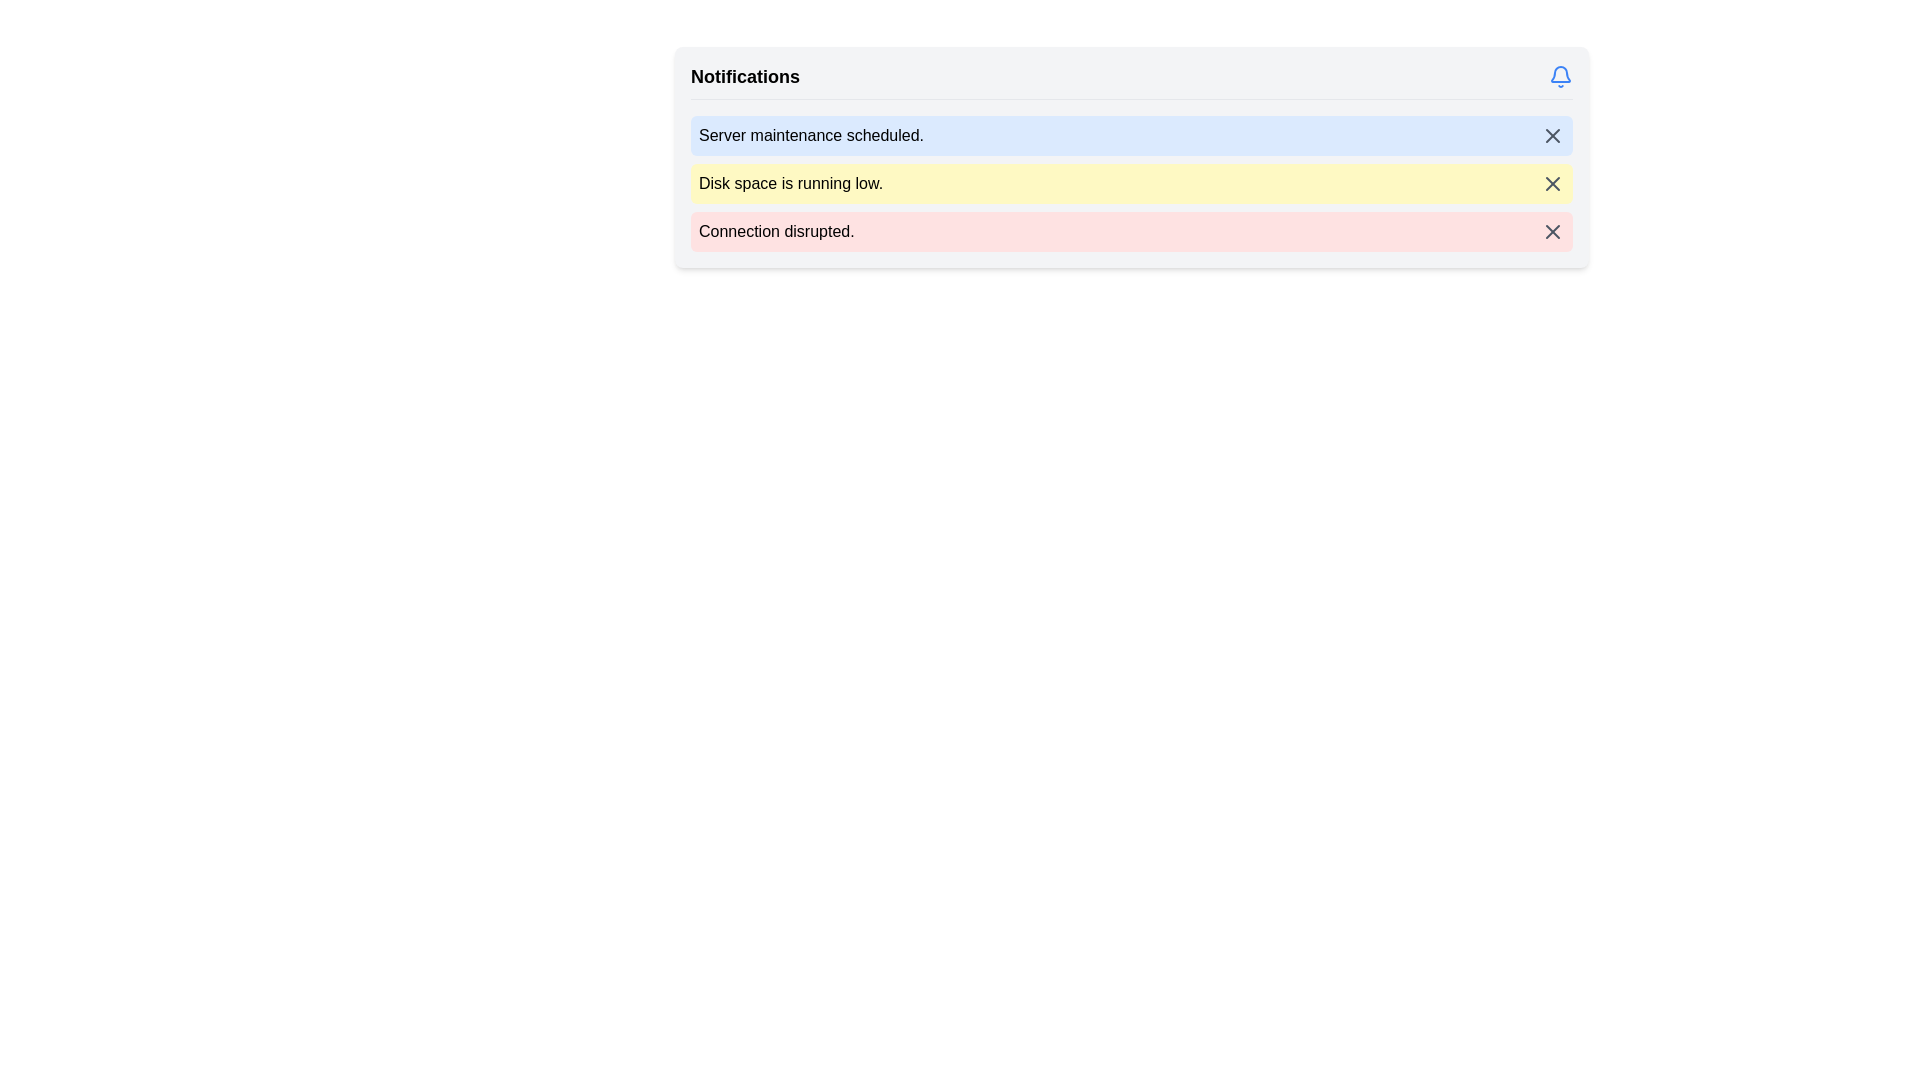 The width and height of the screenshot is (1920, 1080). Describe the element at coordinates (1552, 184) in the screenshot. I see `the small, circular button featuring an 'X' icon` at that location.